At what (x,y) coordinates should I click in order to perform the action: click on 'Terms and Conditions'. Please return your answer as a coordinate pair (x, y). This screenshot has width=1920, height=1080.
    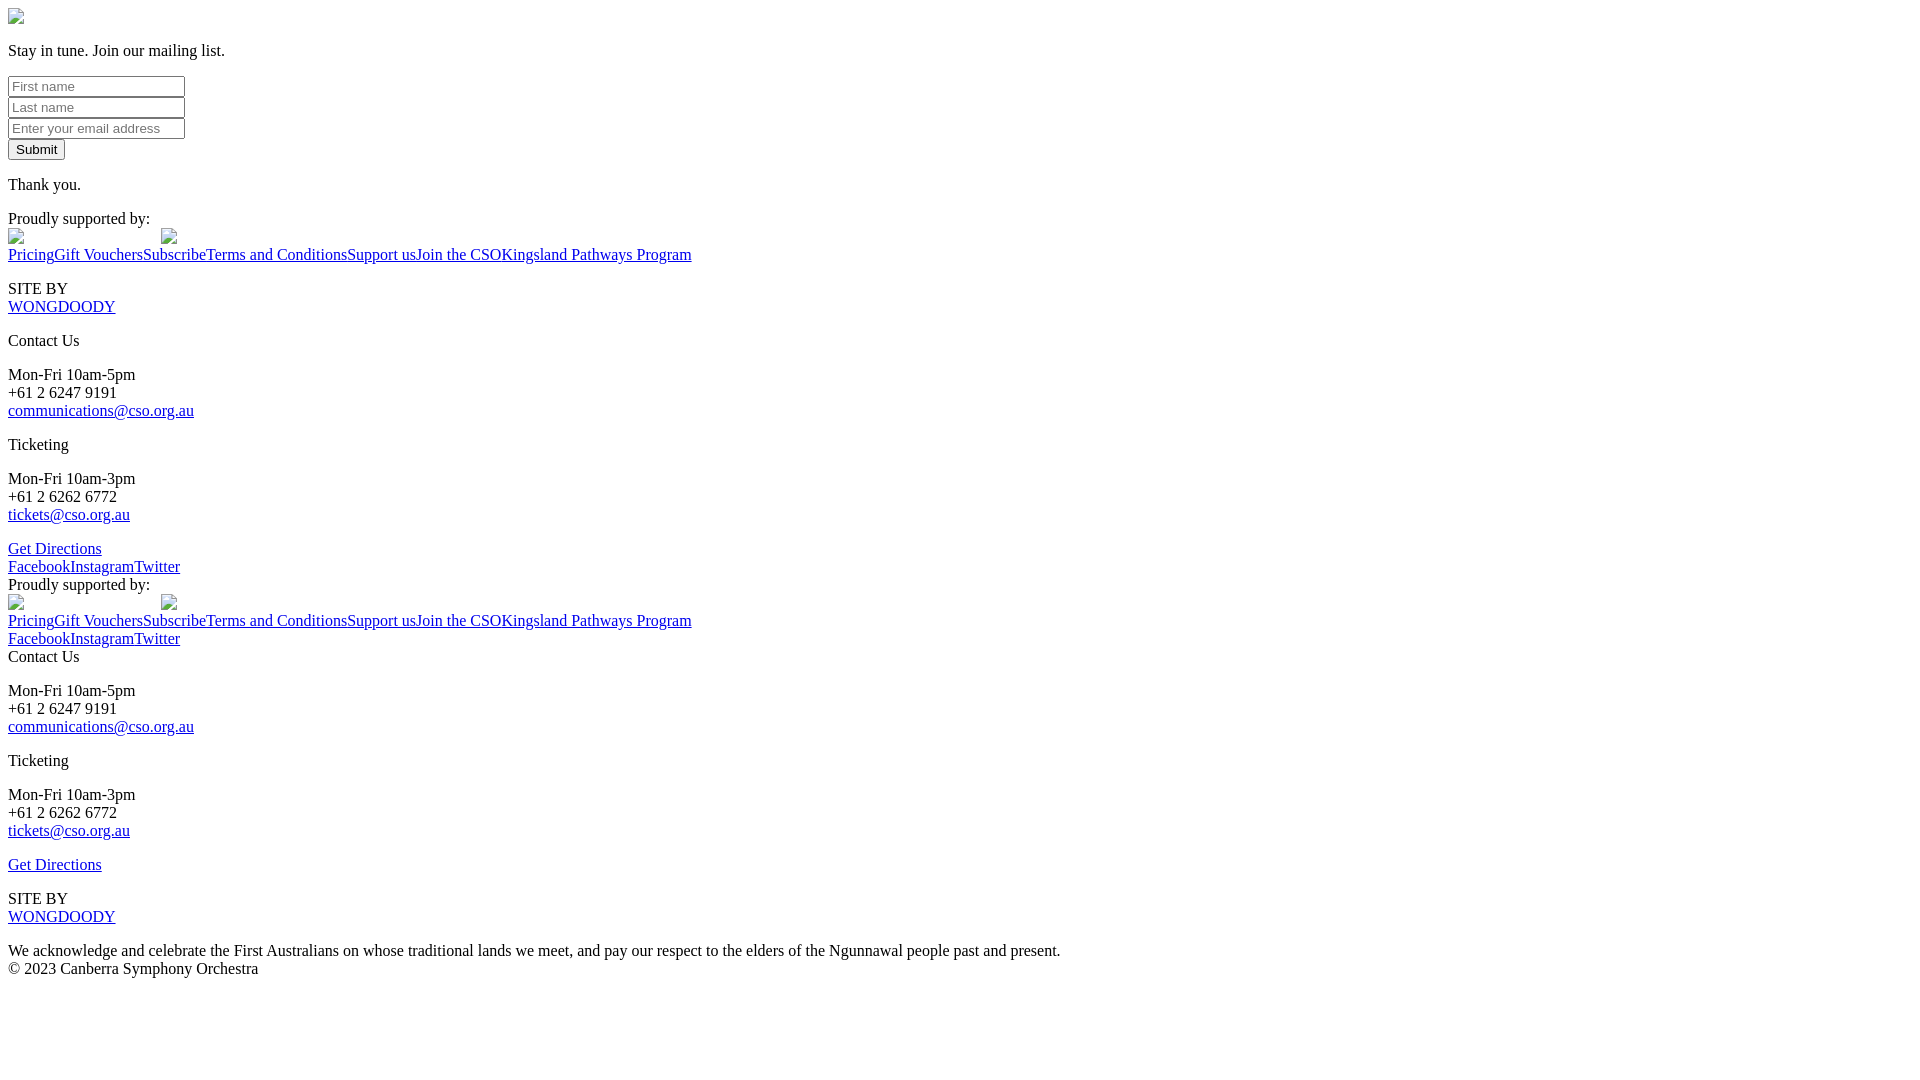
    Looking at the image, I should click on (275, 253).